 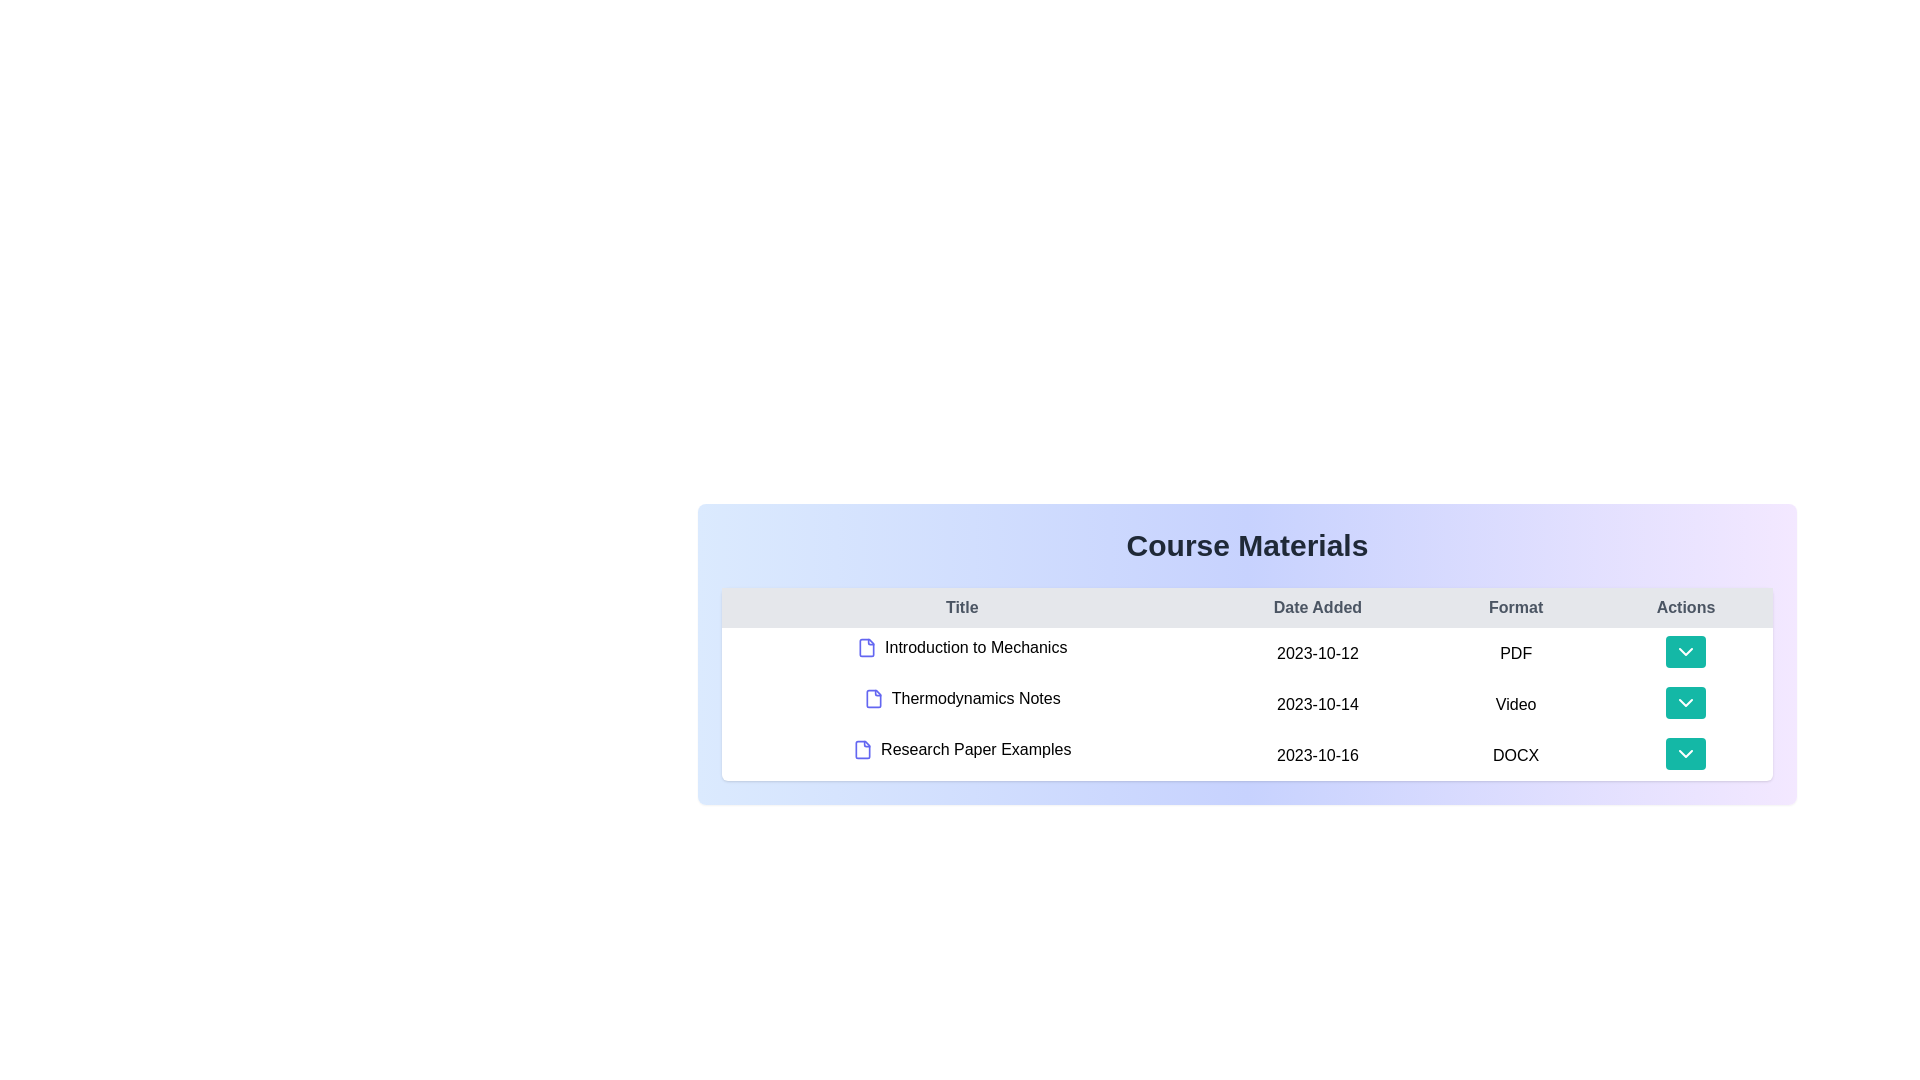 What do you see at coordinates (1684, 755) in the screenshot?
I see `the teal-colored rectangular button with rounded corners containing a white downward-pointing chevron icon` at bounding box center [1684, 755].